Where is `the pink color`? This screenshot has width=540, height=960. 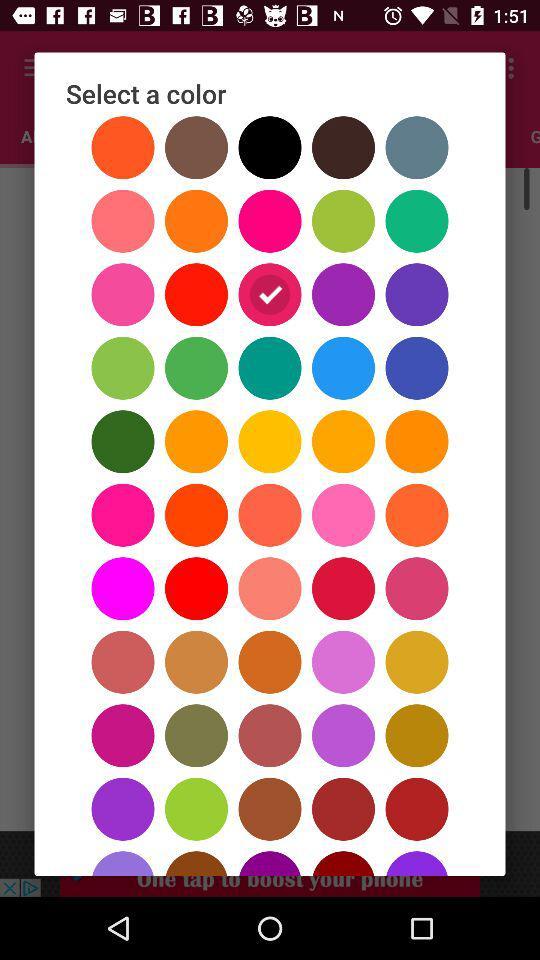
the pink color is located at coordinates (270, 135).